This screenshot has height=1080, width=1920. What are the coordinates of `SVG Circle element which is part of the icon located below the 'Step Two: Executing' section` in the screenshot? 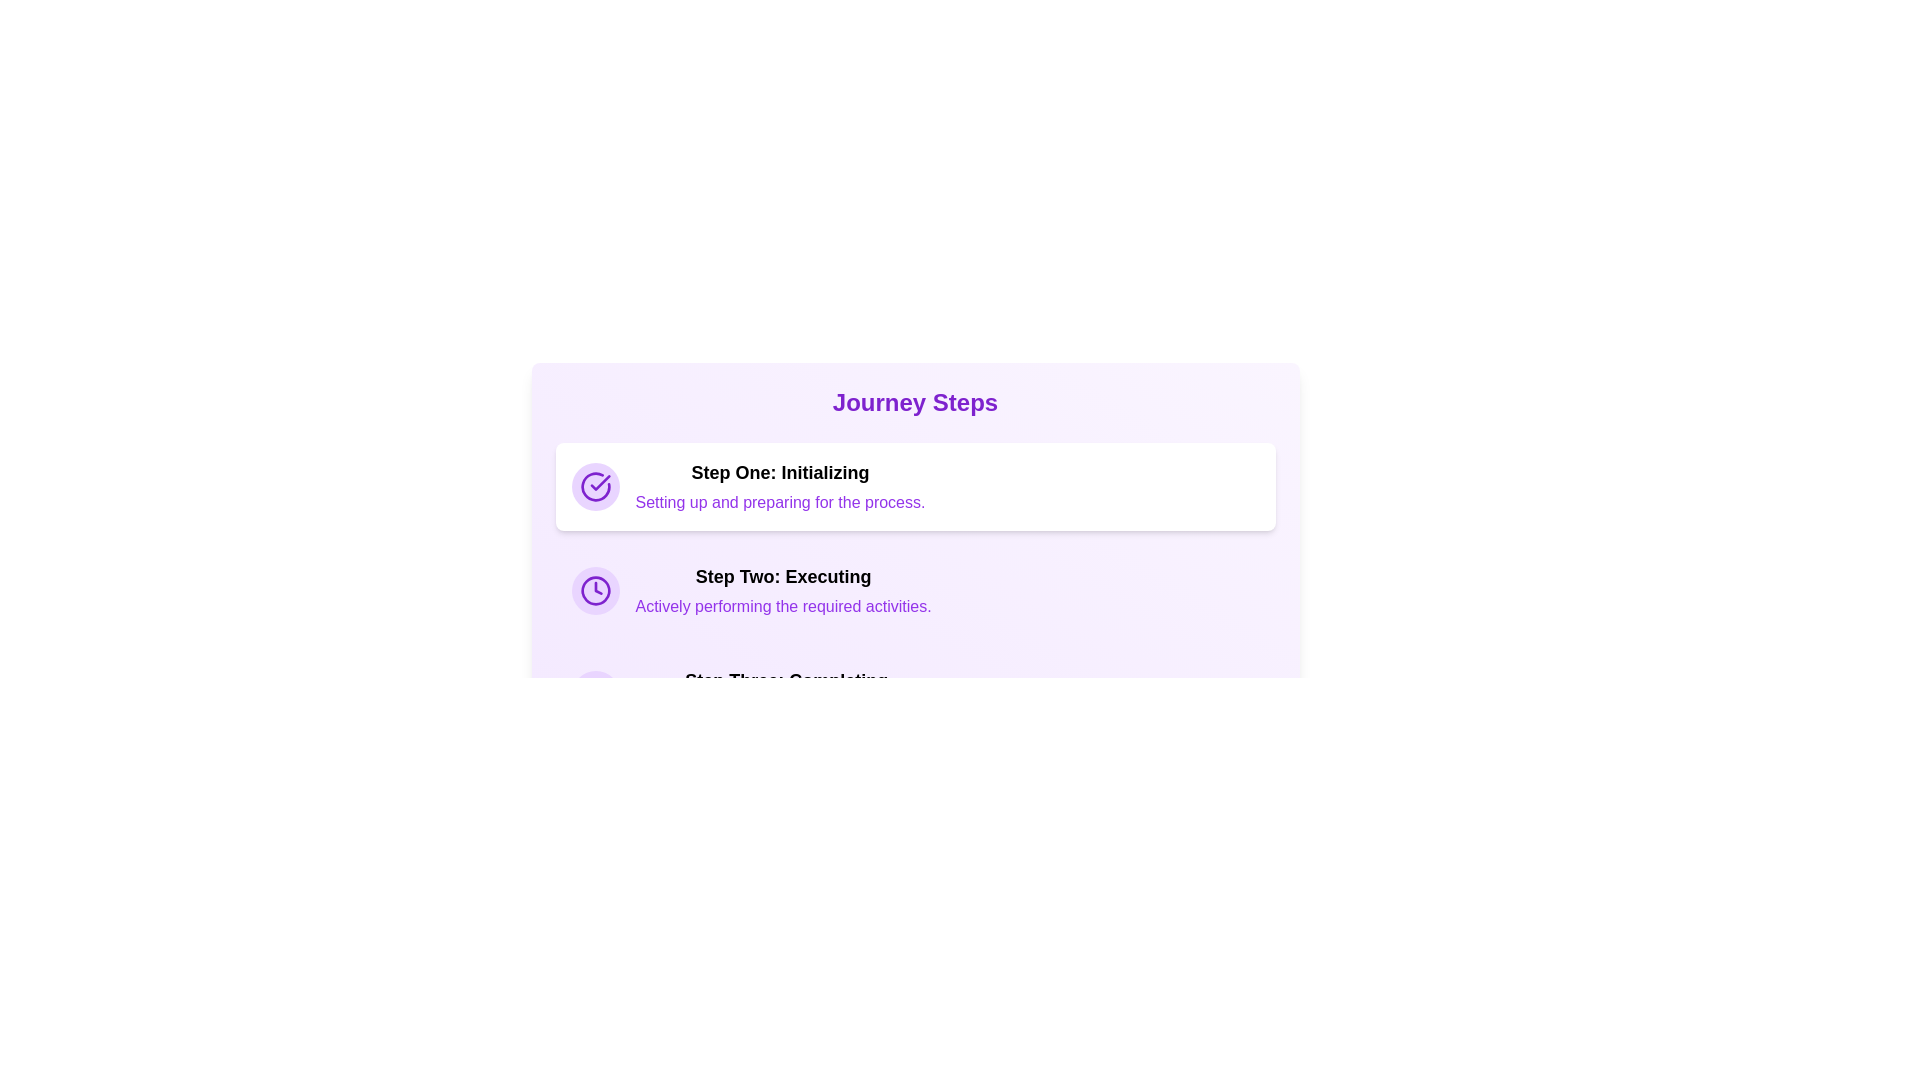 It's located at (594, 693).